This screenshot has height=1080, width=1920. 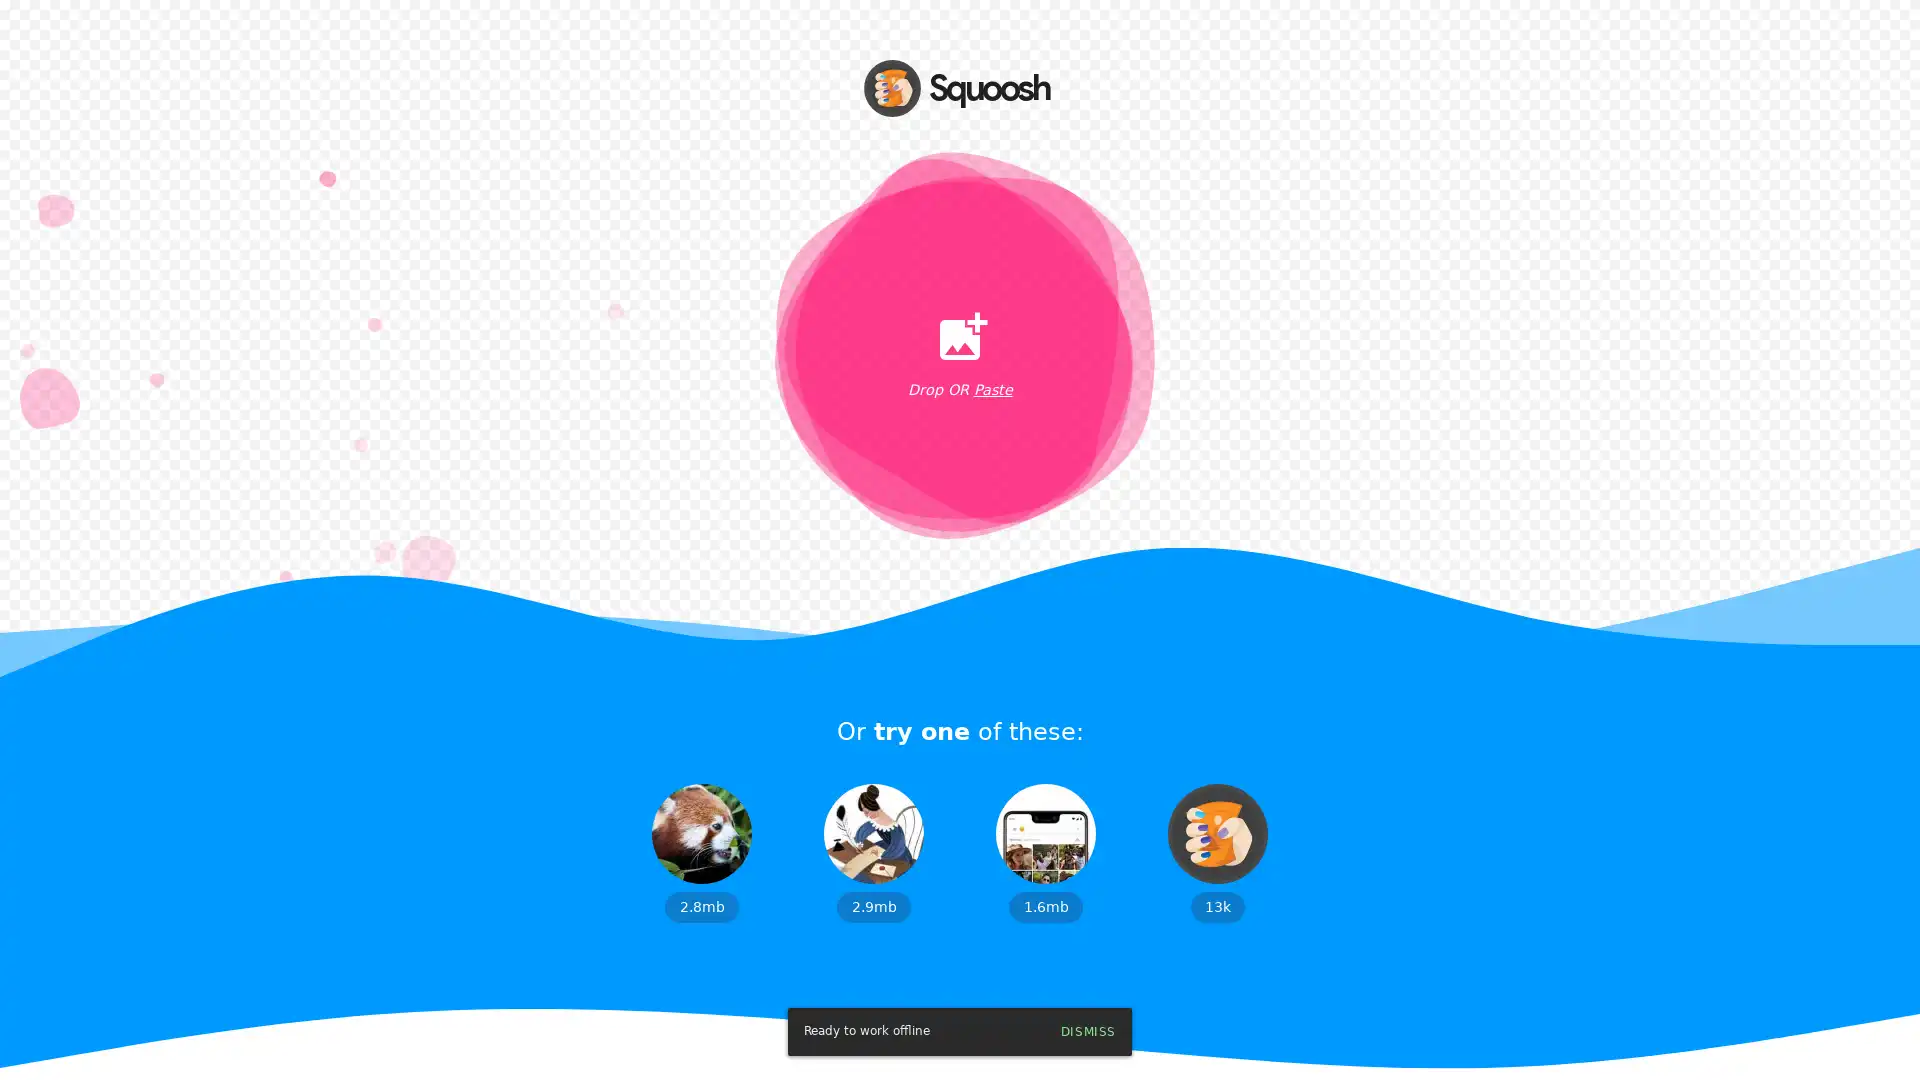 I want to click on Artwork 2.9mb, so click(x=873, y=852).